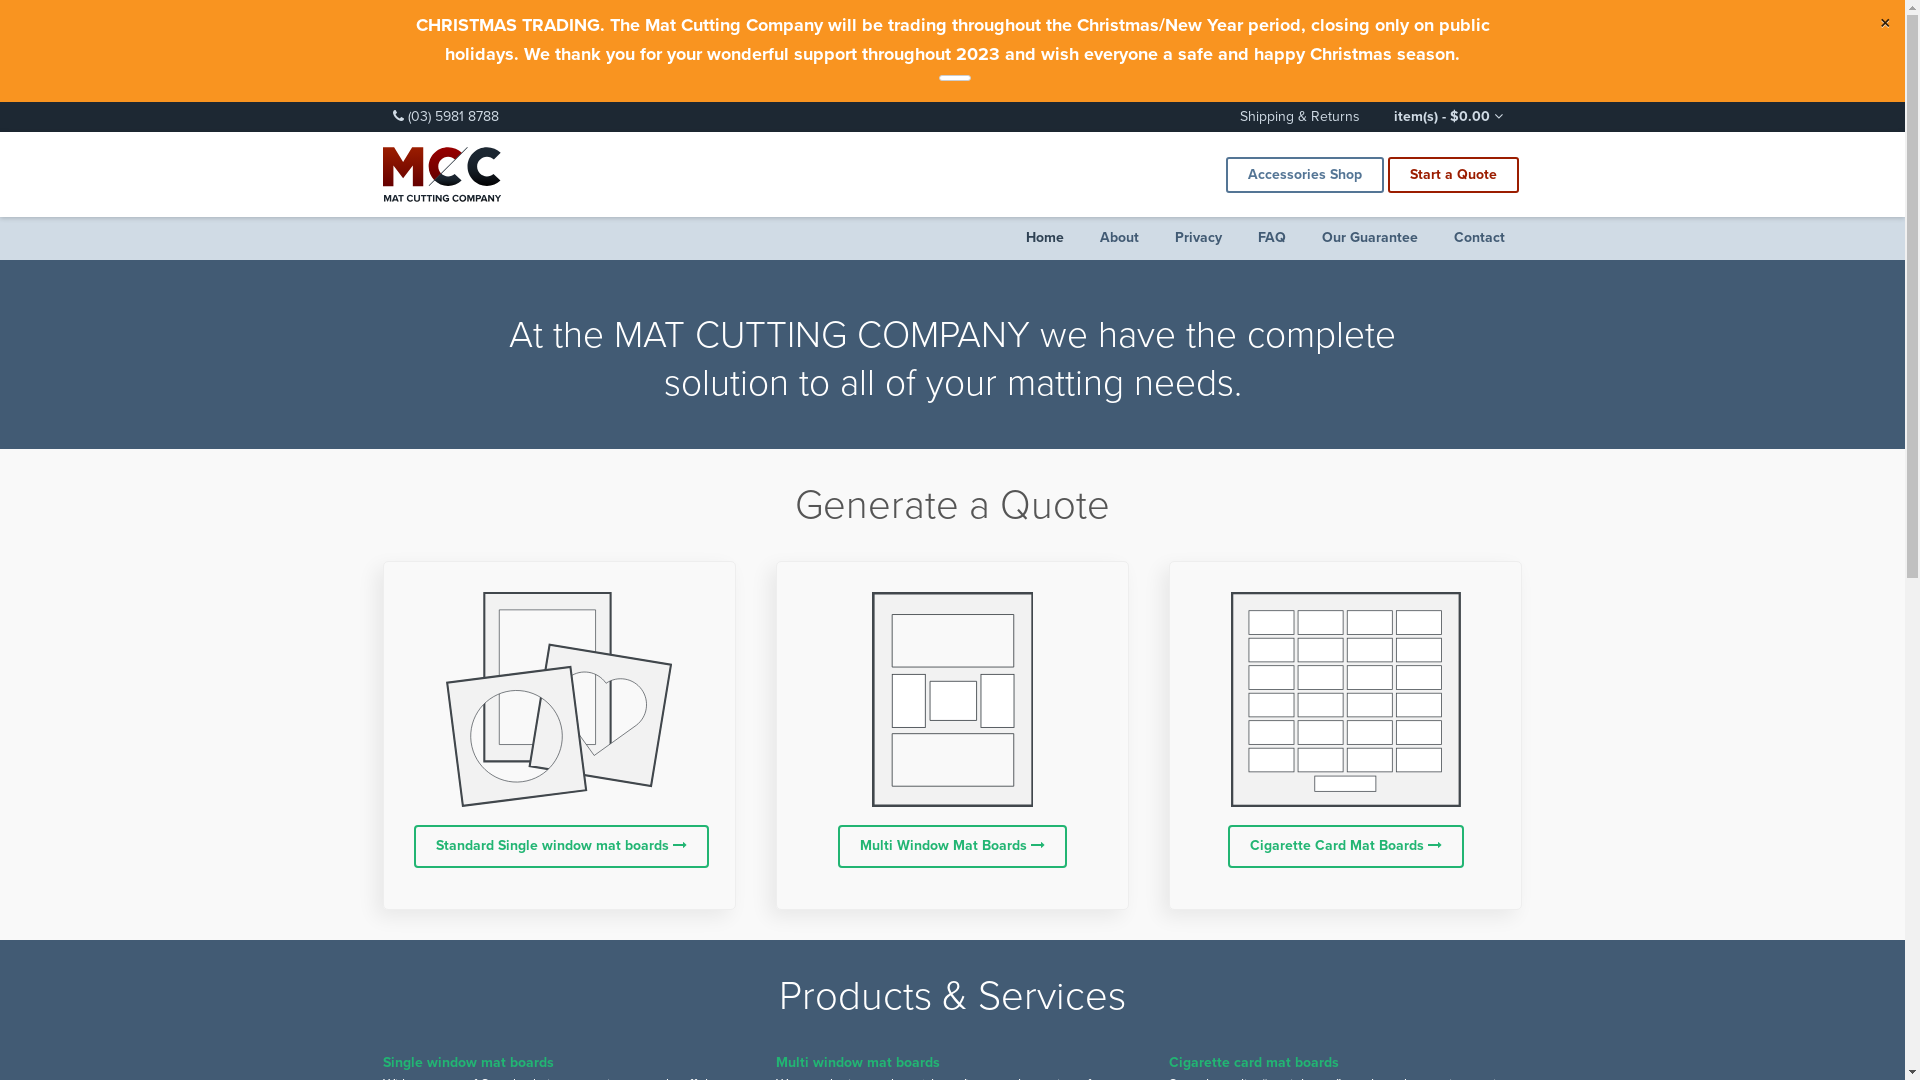 Image resolution: width=1920 pixels, height=1080 pixels. What do you see at coordinates (1453, 173) in the screenshot?
I see `'Start a Quote'` at bounding box center [1453, 173].